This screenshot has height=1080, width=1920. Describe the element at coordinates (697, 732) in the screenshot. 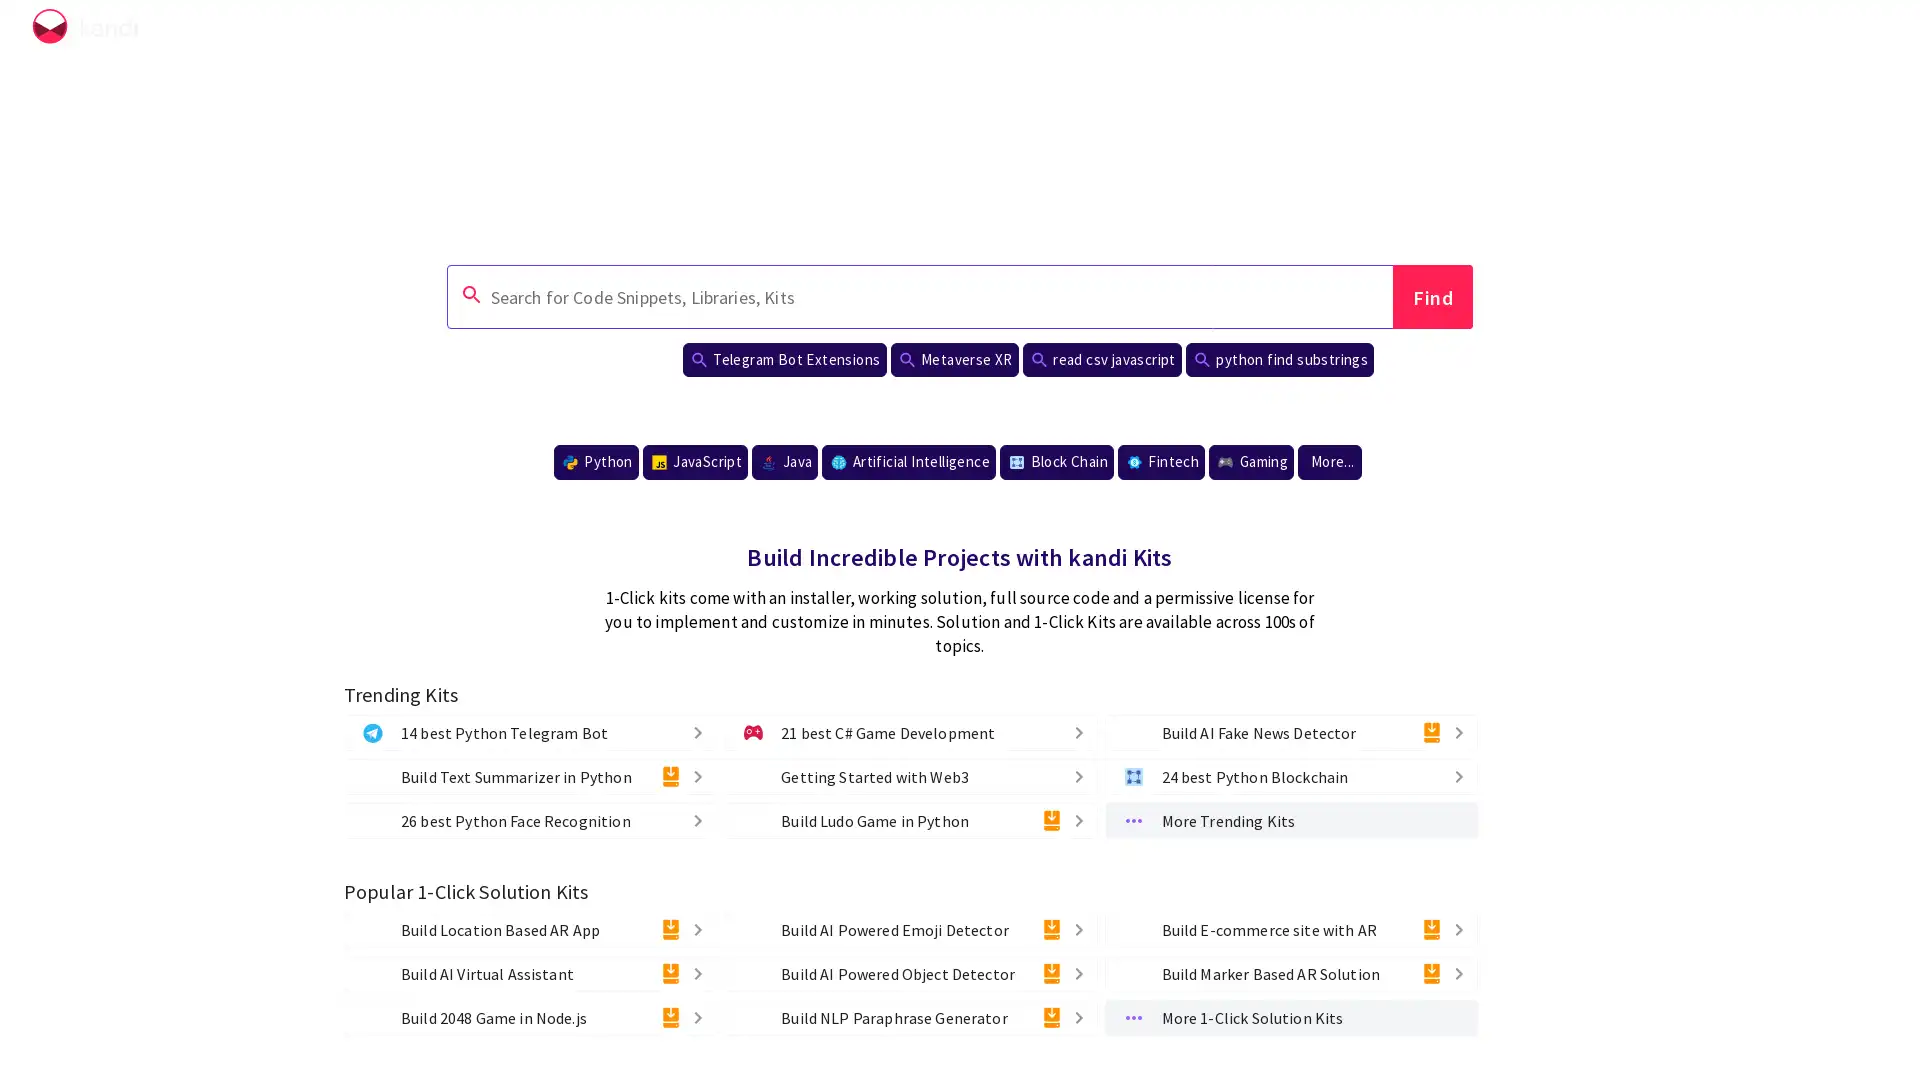

I see `delete` at that location.